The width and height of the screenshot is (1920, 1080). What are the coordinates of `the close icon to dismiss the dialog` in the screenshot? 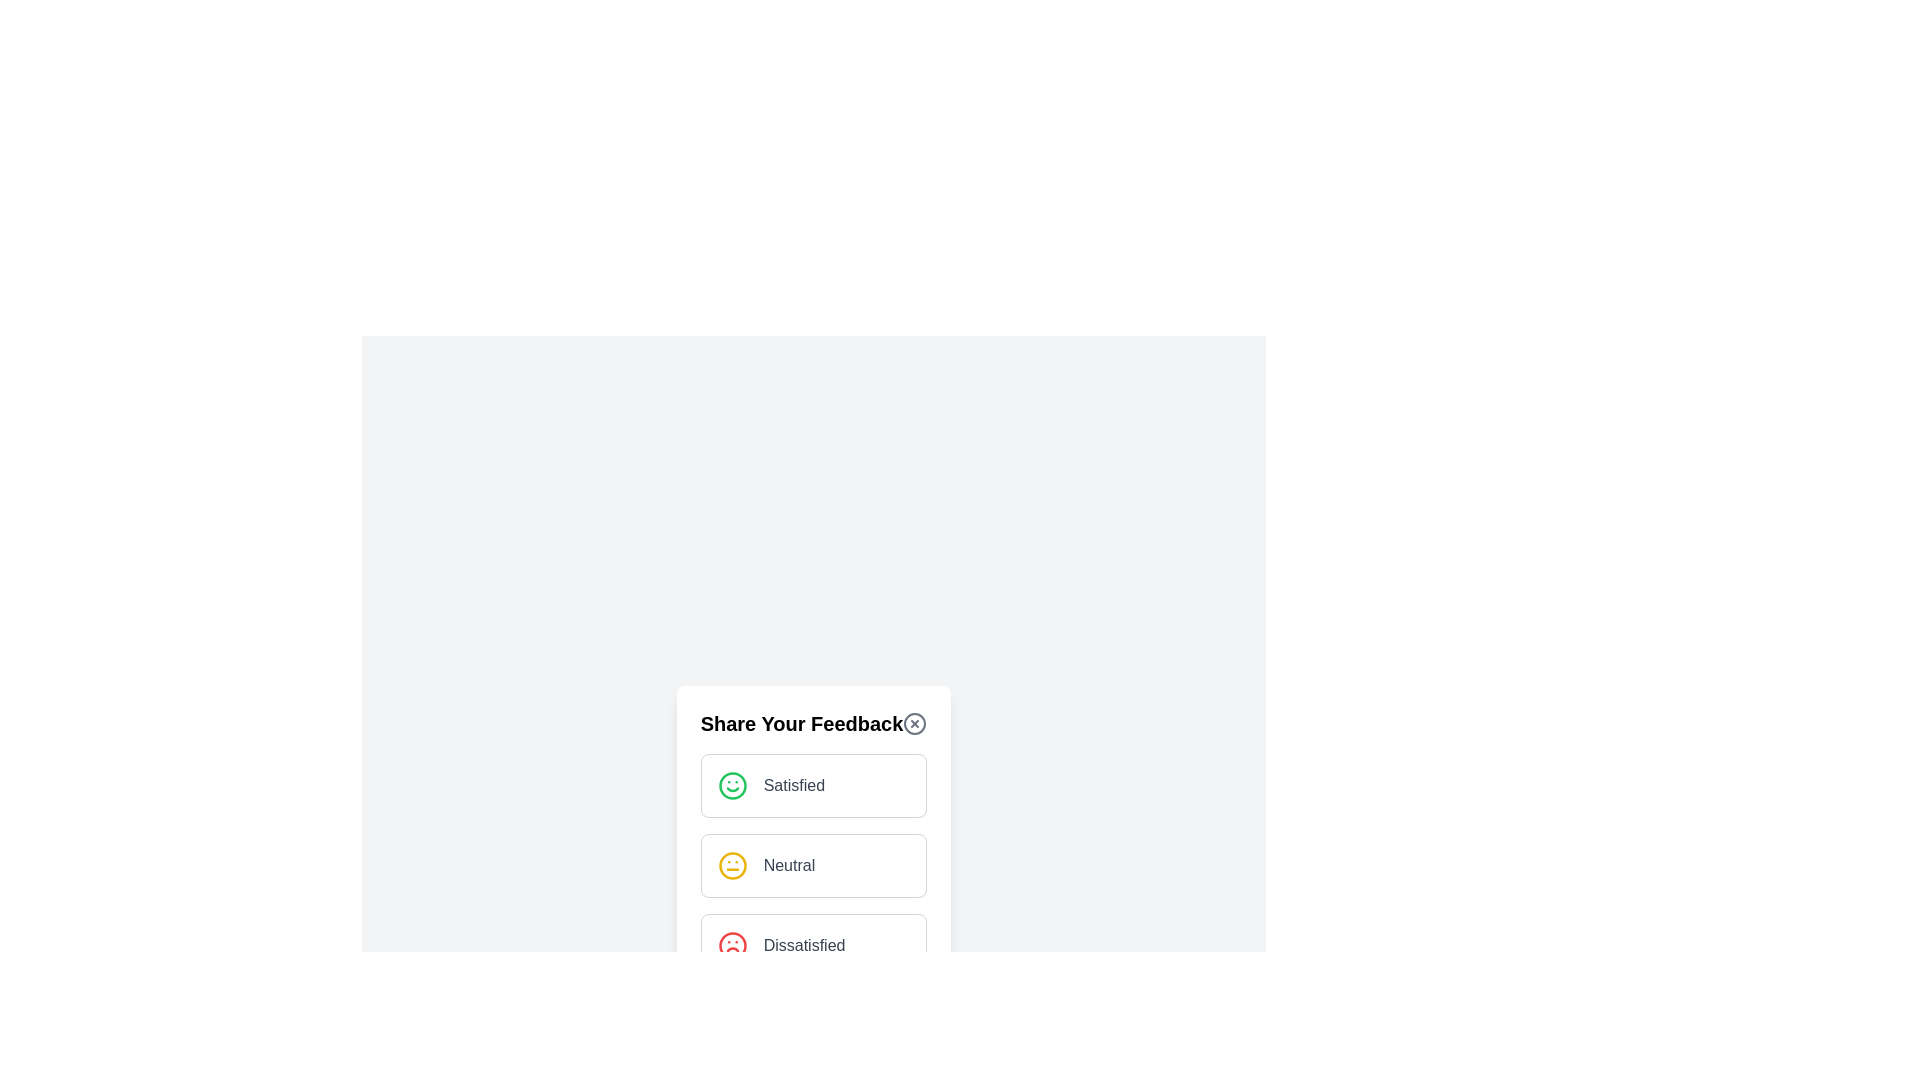 It's located at (914, 724).